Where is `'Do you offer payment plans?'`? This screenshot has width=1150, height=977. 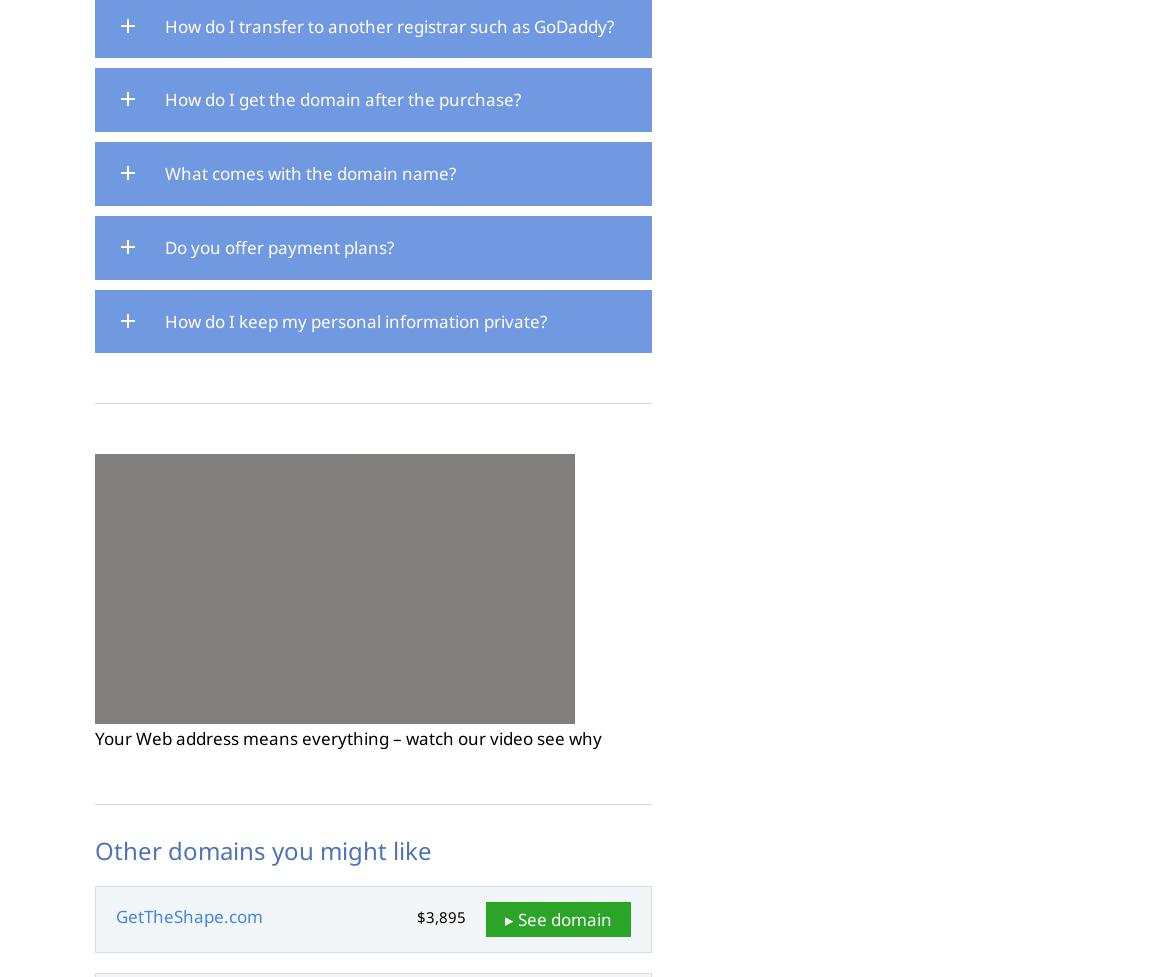 'Do you offer payment plans?' is located at coordinates (278, 245).